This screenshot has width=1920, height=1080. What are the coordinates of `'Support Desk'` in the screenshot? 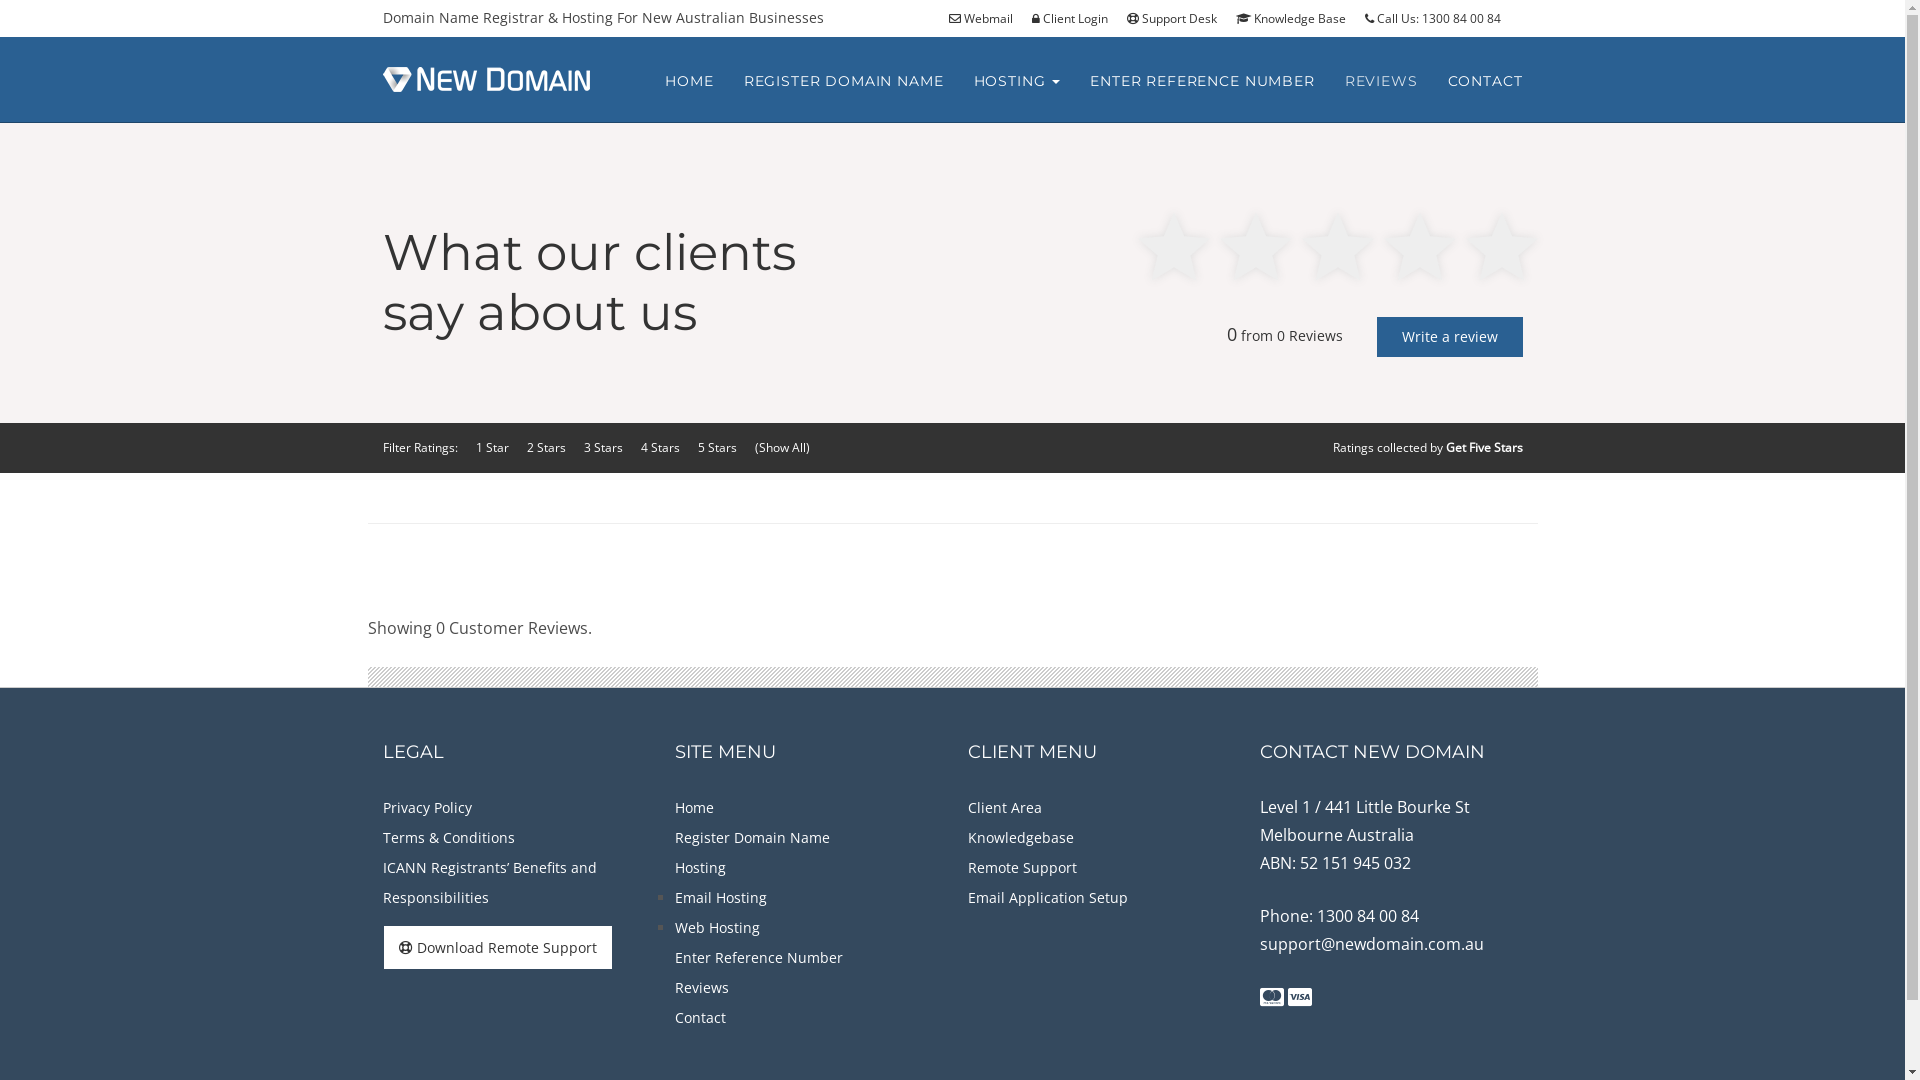 It's located at (1178, 18).